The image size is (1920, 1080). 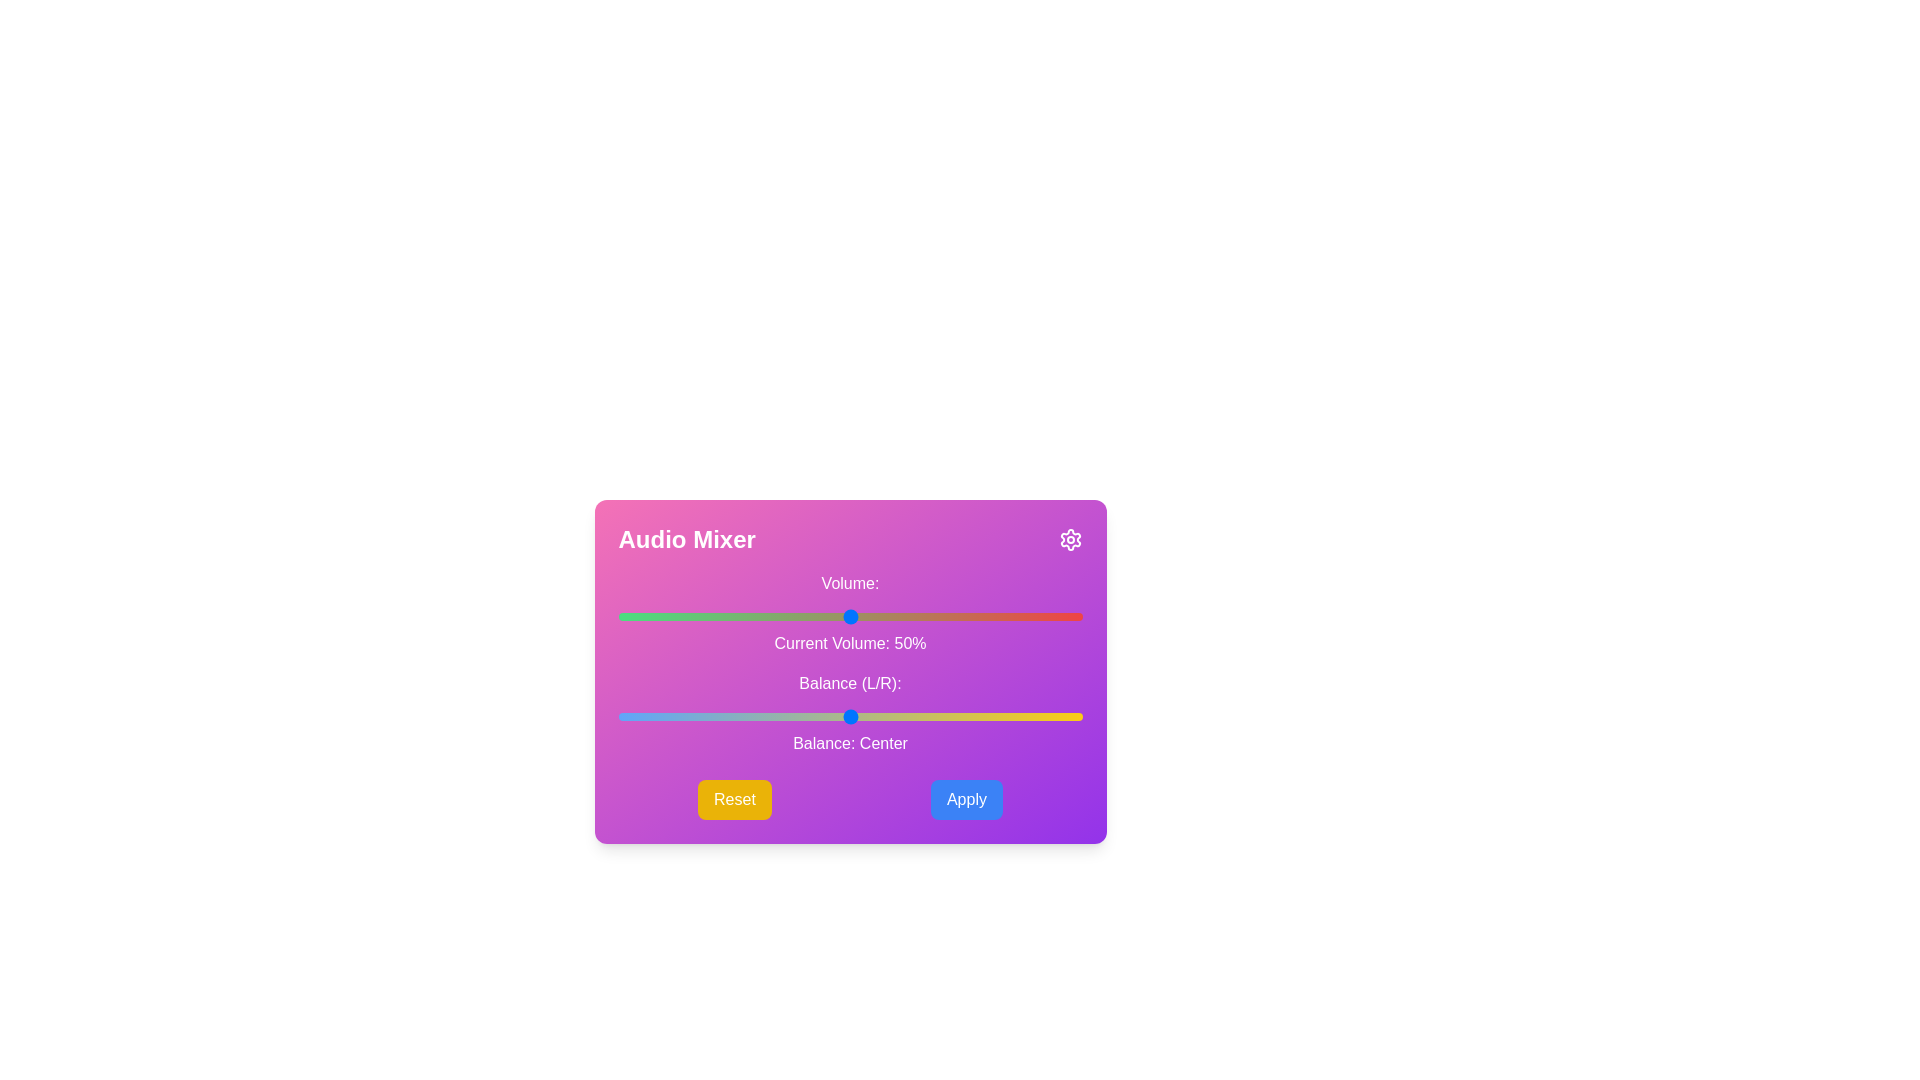 What do you see at coordinates (895, 616) in the screenshot?
I see `the volume slider to set the volume to 60%` at bounding box center [895, 616].